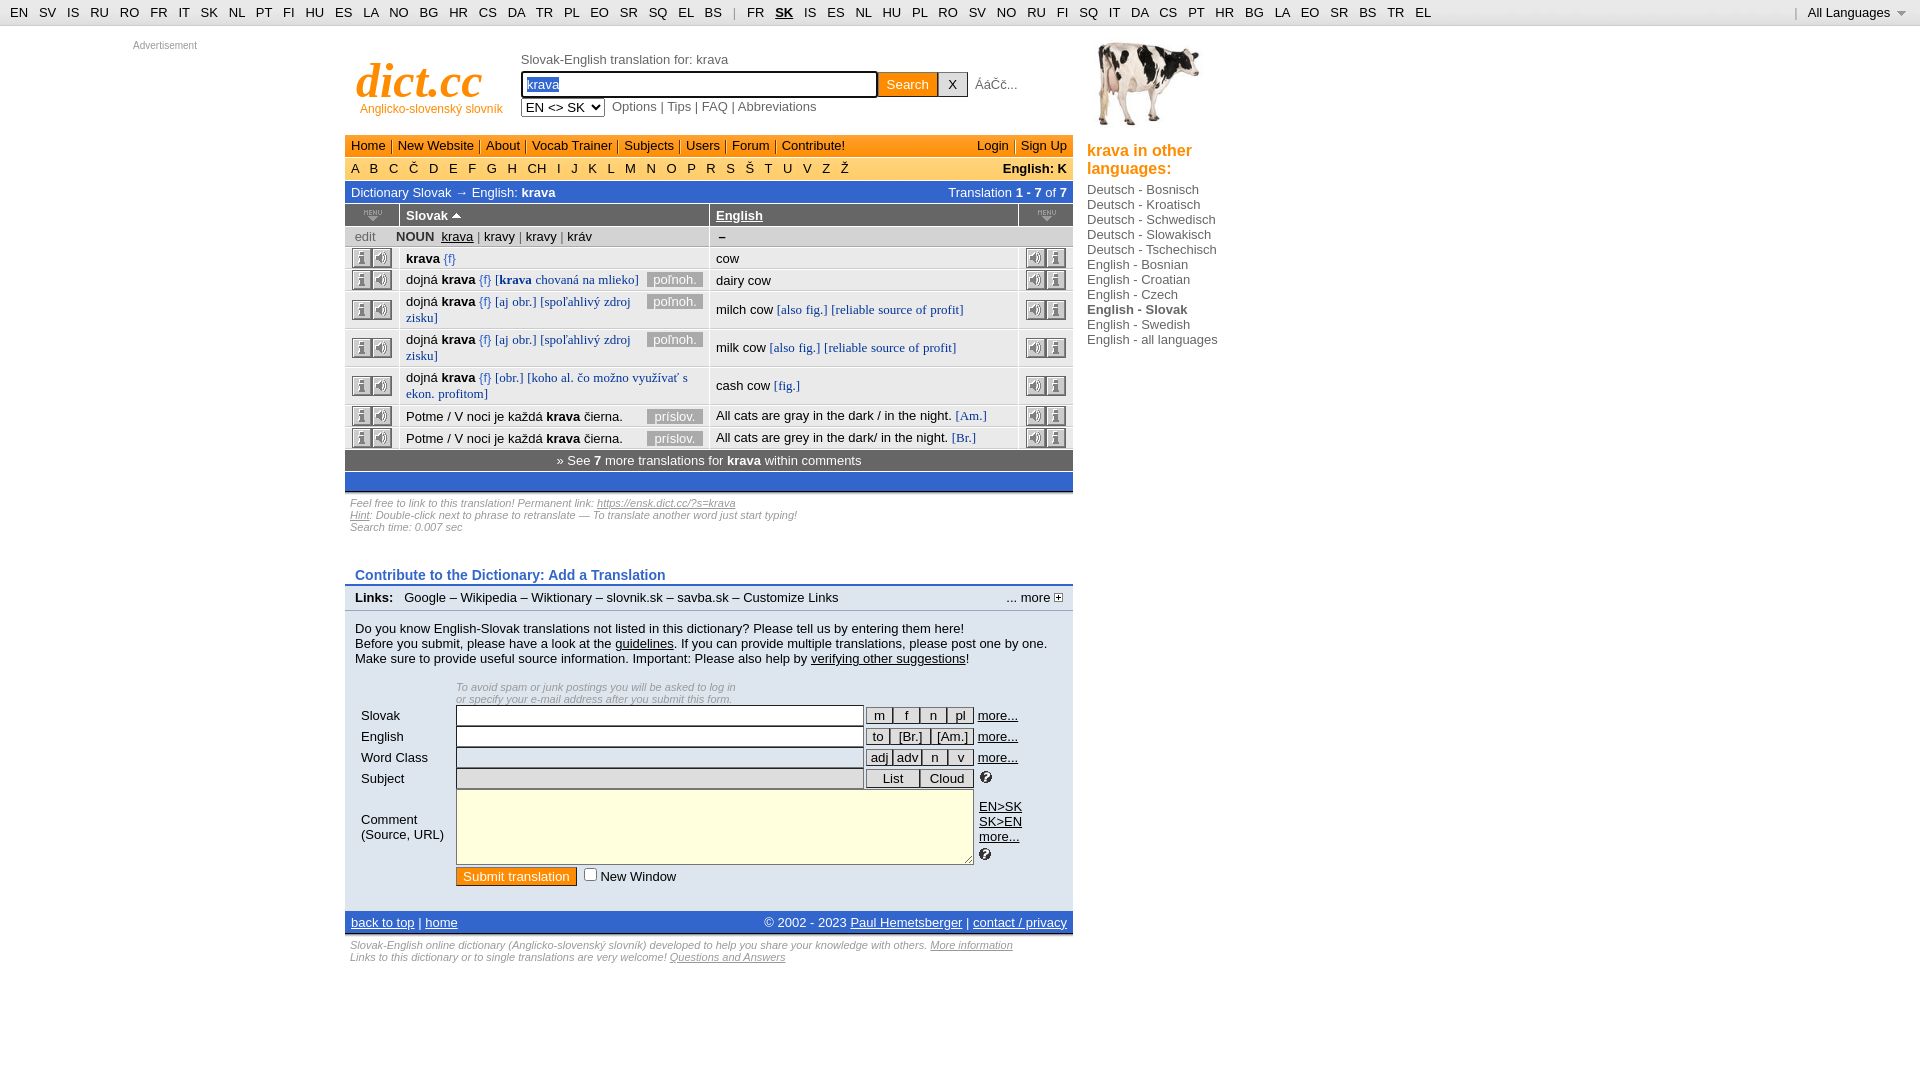  Describe the element at coordinates (1139, 12) in the screenshot. I see `'DA'` at that location.